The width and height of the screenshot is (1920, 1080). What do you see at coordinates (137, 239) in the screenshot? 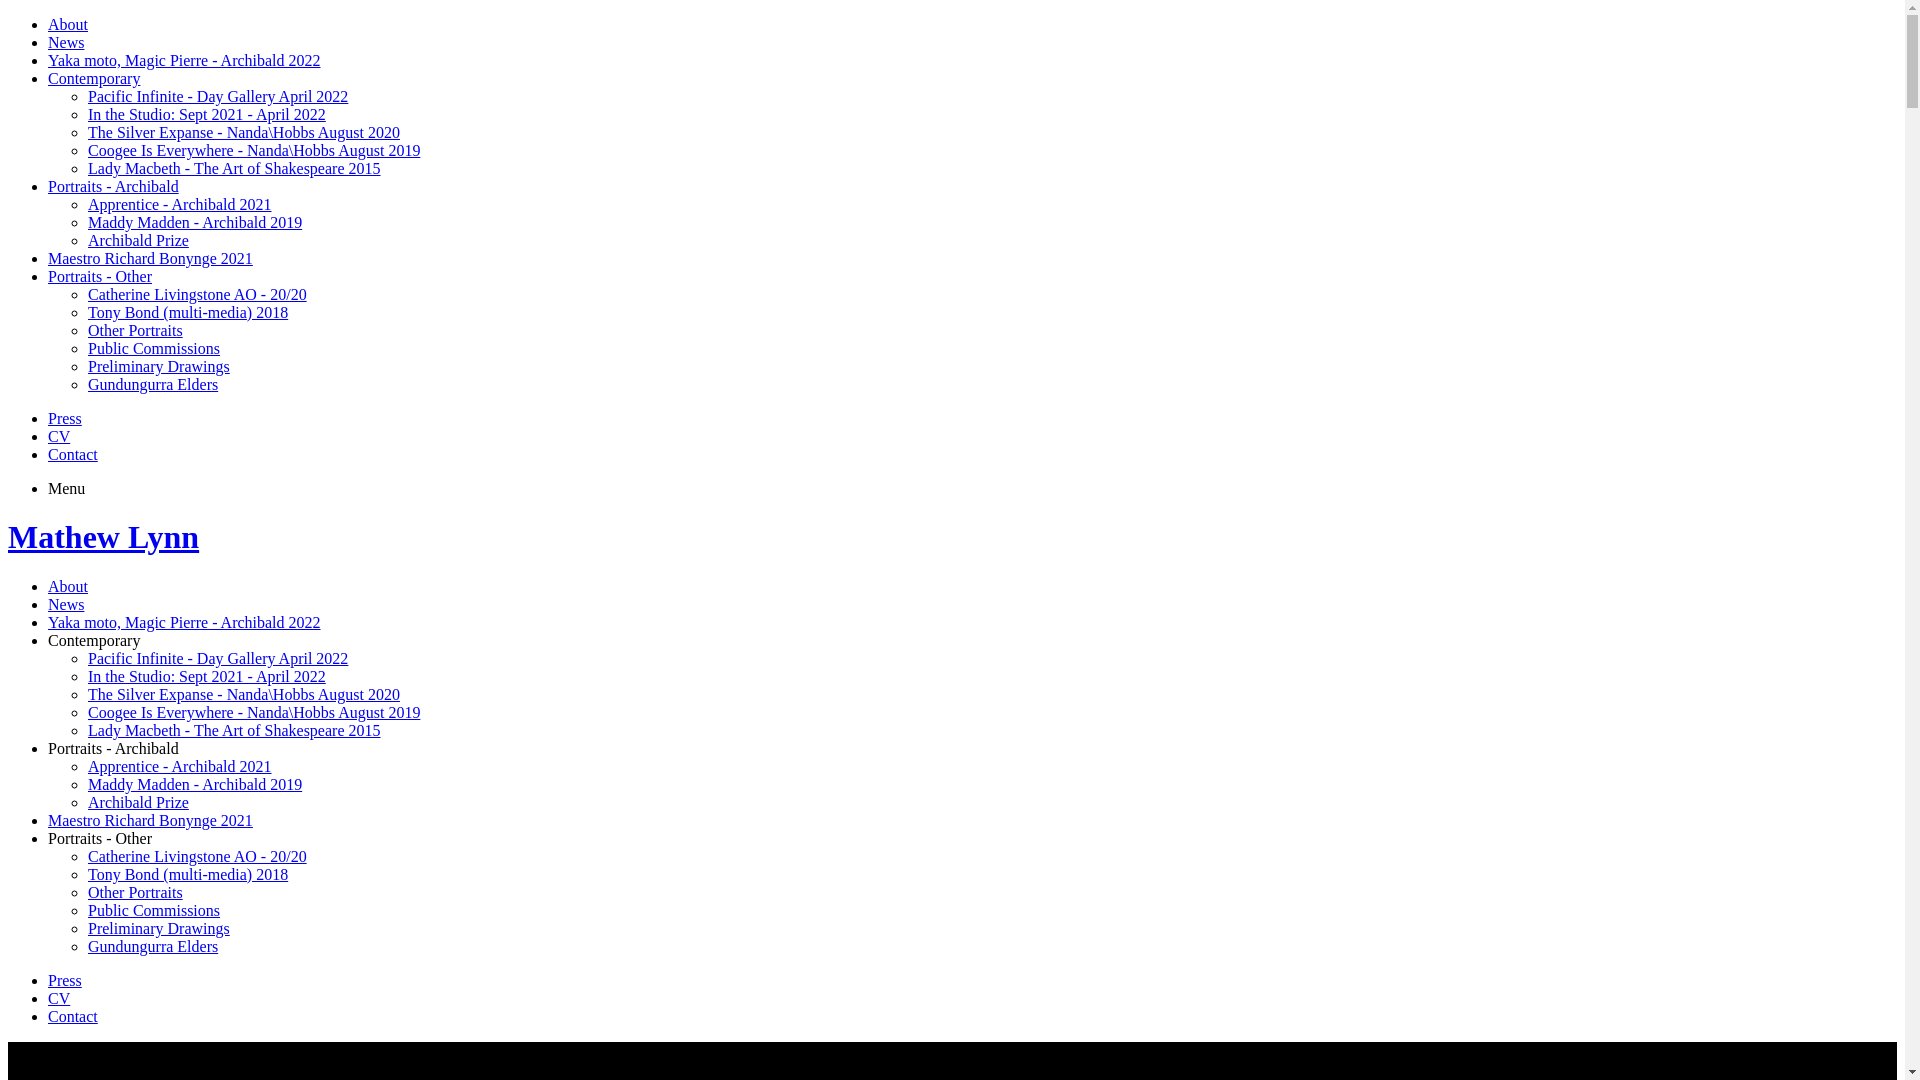
I see `'Archibald Prize'` at bounding box center [137, 239].